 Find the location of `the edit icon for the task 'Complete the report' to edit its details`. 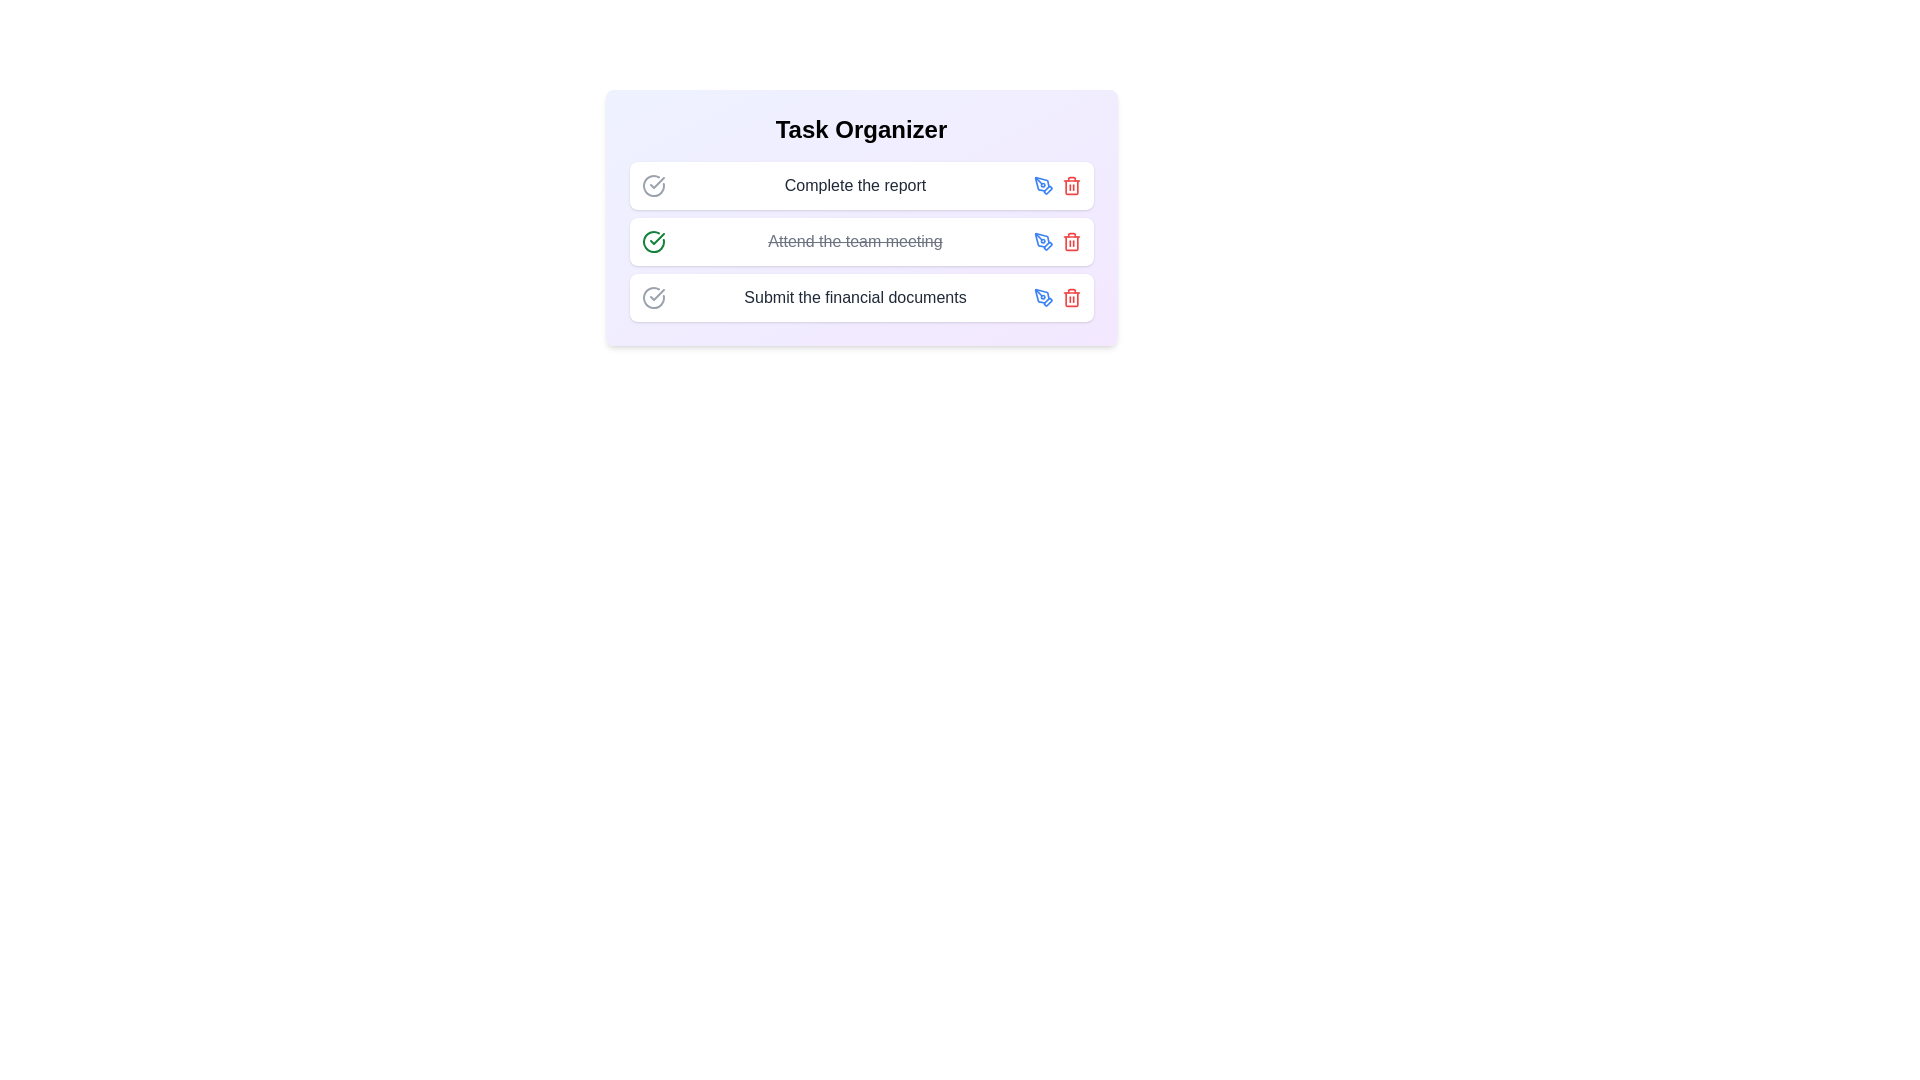

the edit icon for the task 'Complete the report' to edit its details is located at coordinates (1042, 185).